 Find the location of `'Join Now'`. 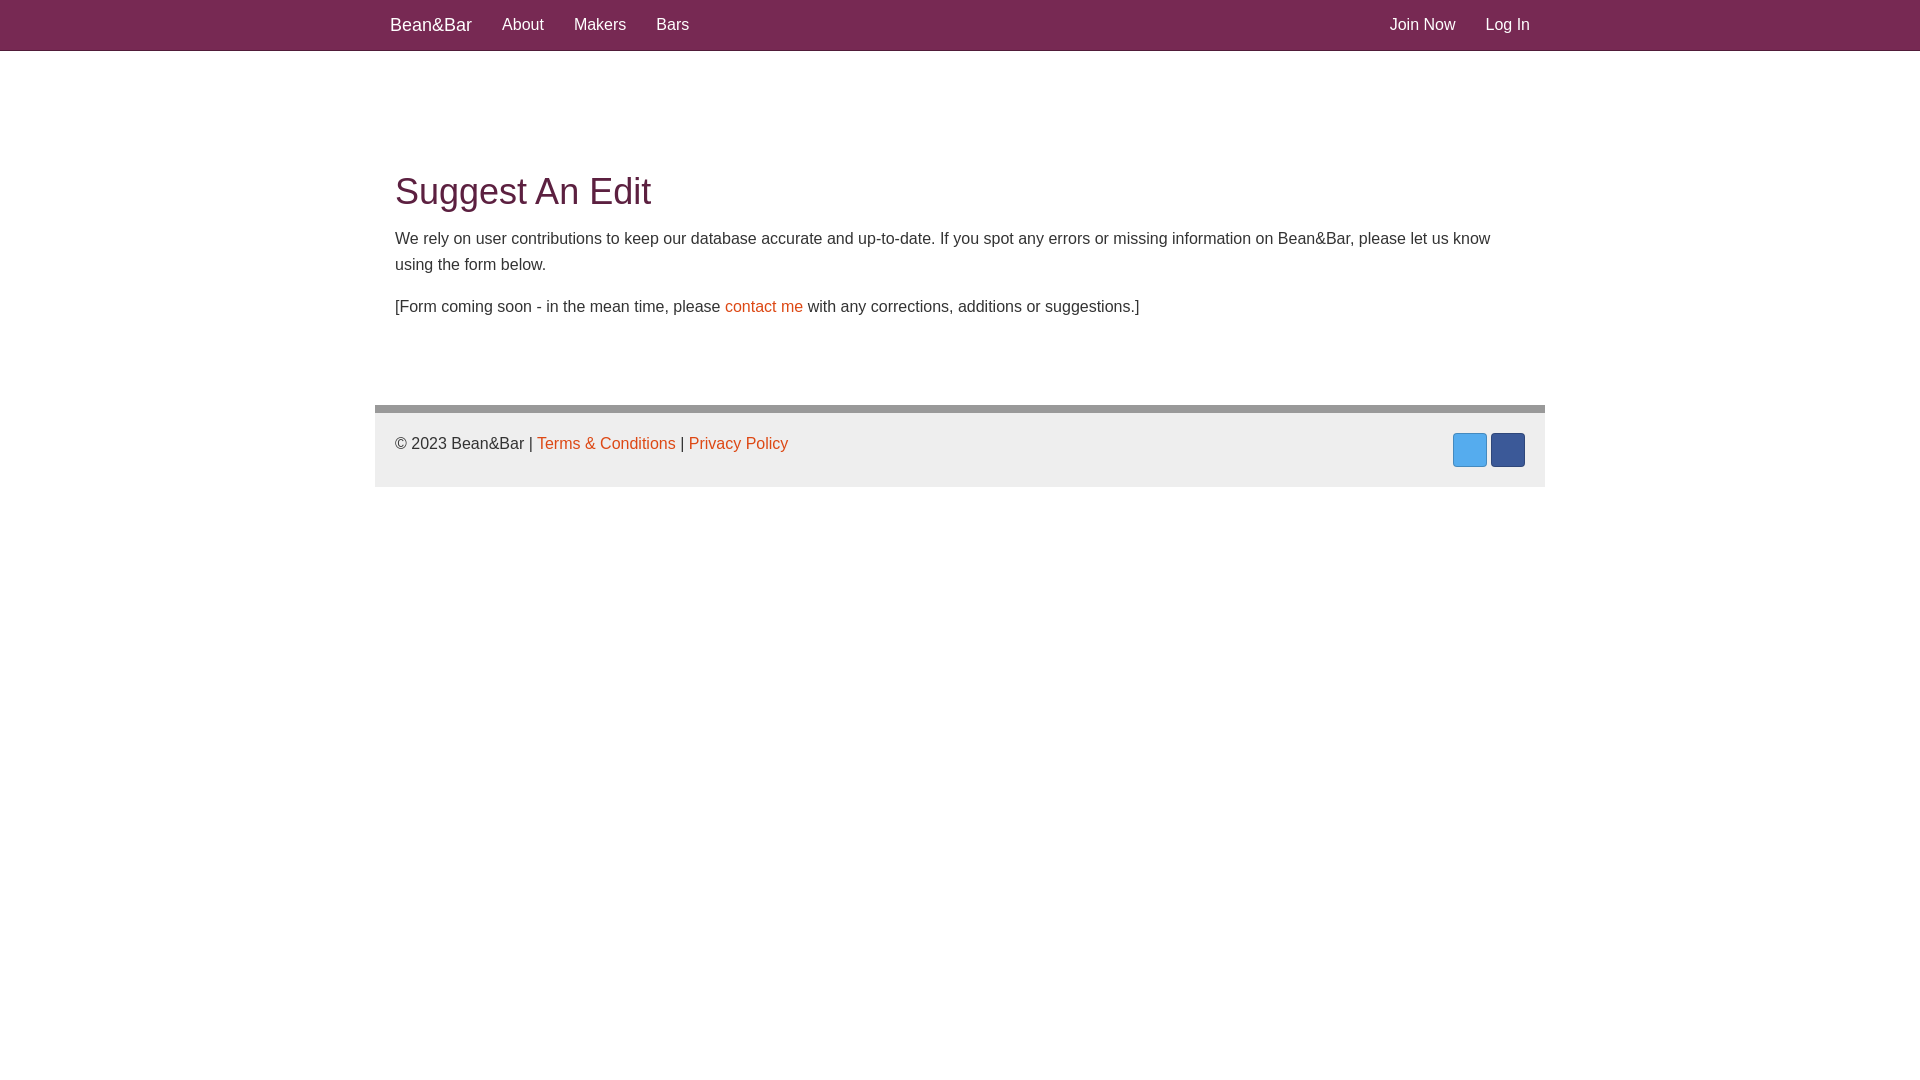

'Join Now' is located at coordinates (1421, 24).